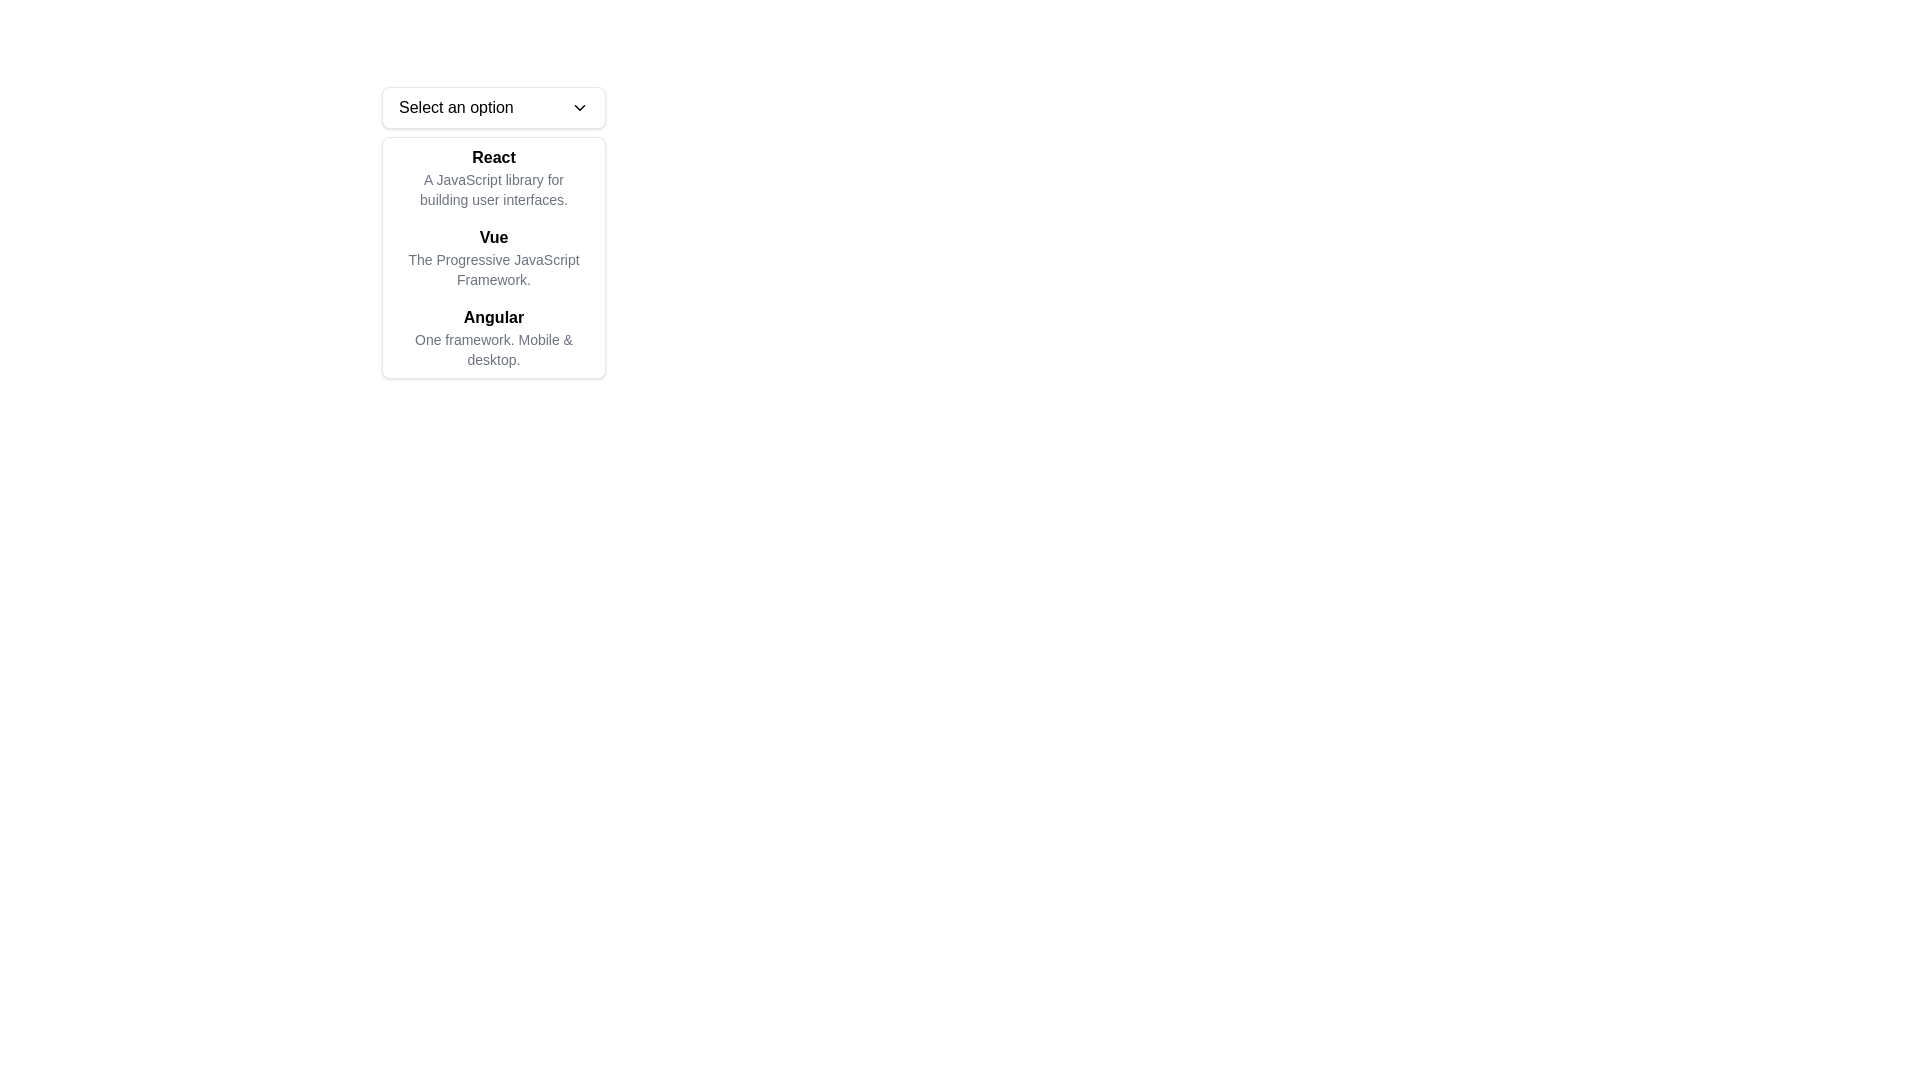  I want to click on the downwards-pointing chevron icon located to the far right of the 'Select an option' label in the dropdown component, so click(579, 108).